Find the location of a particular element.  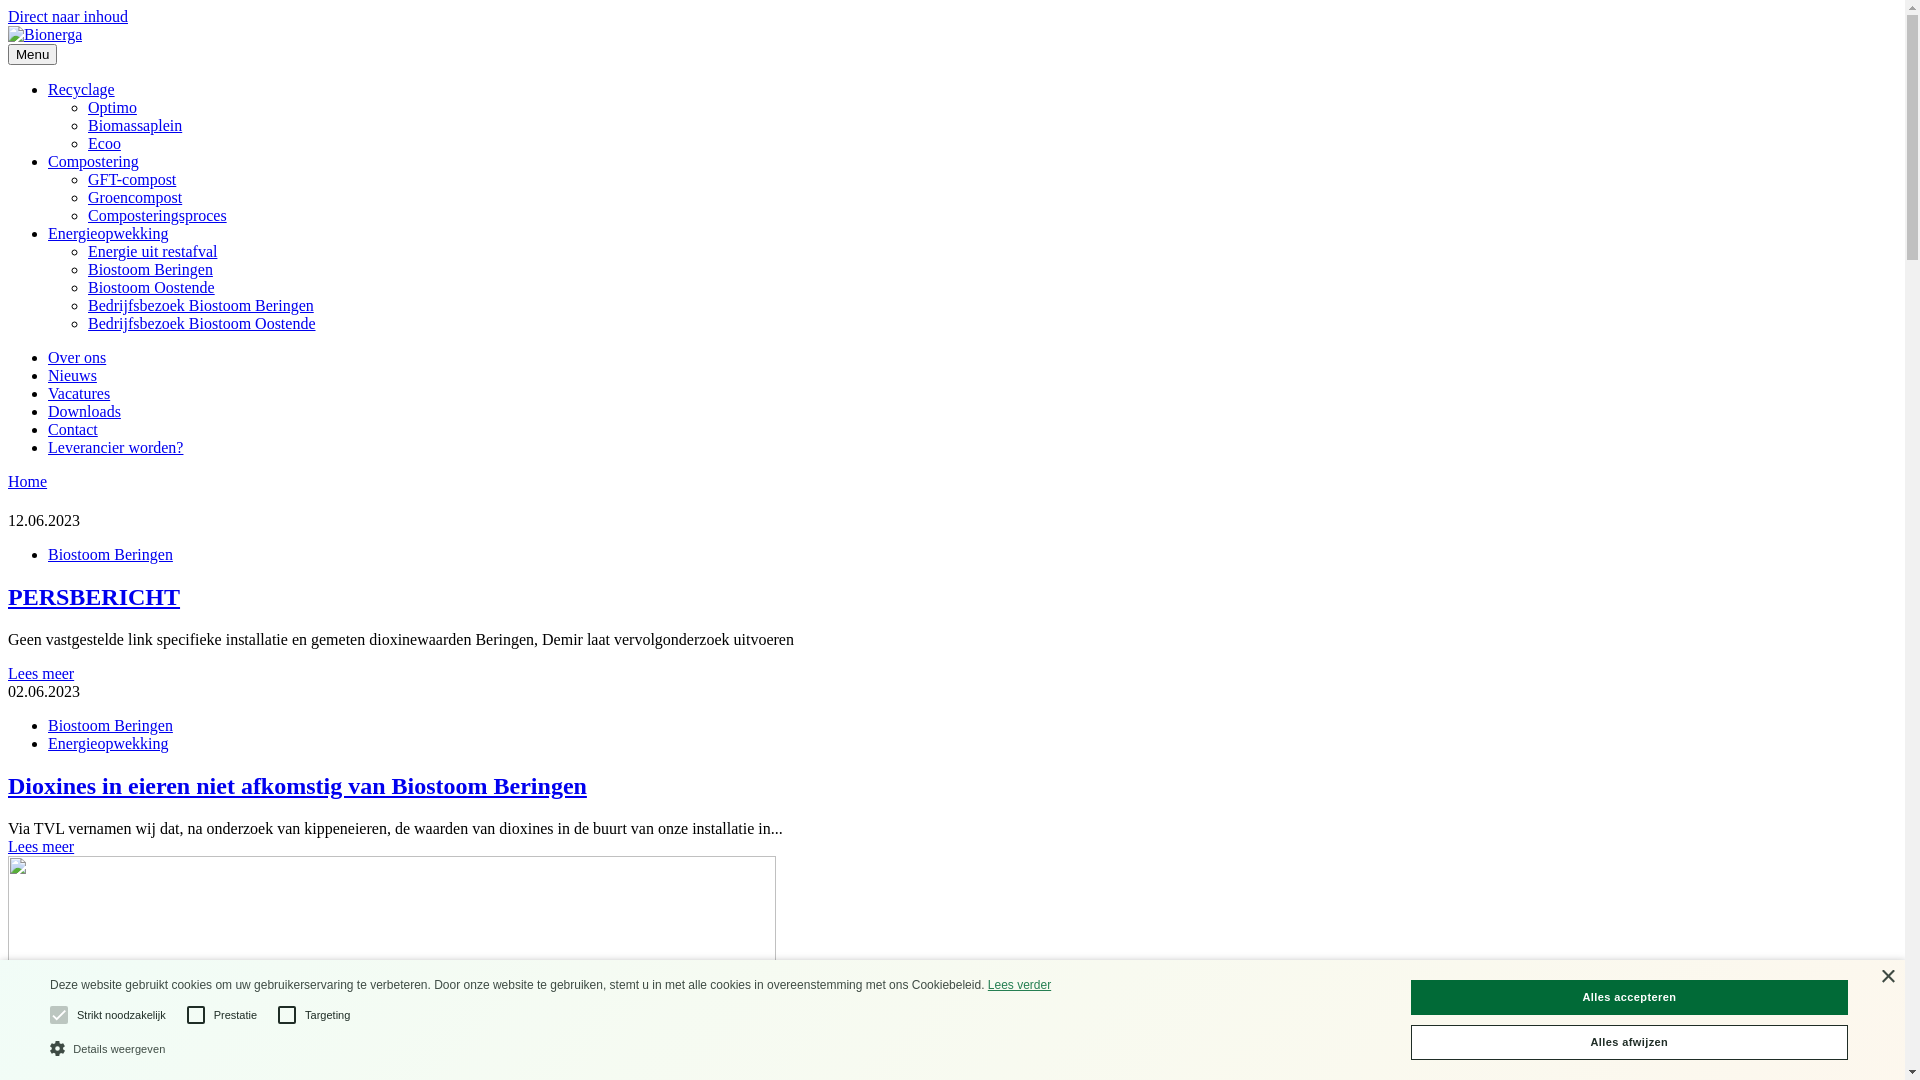

'Lees meer' is located at coordinates (41, 846).